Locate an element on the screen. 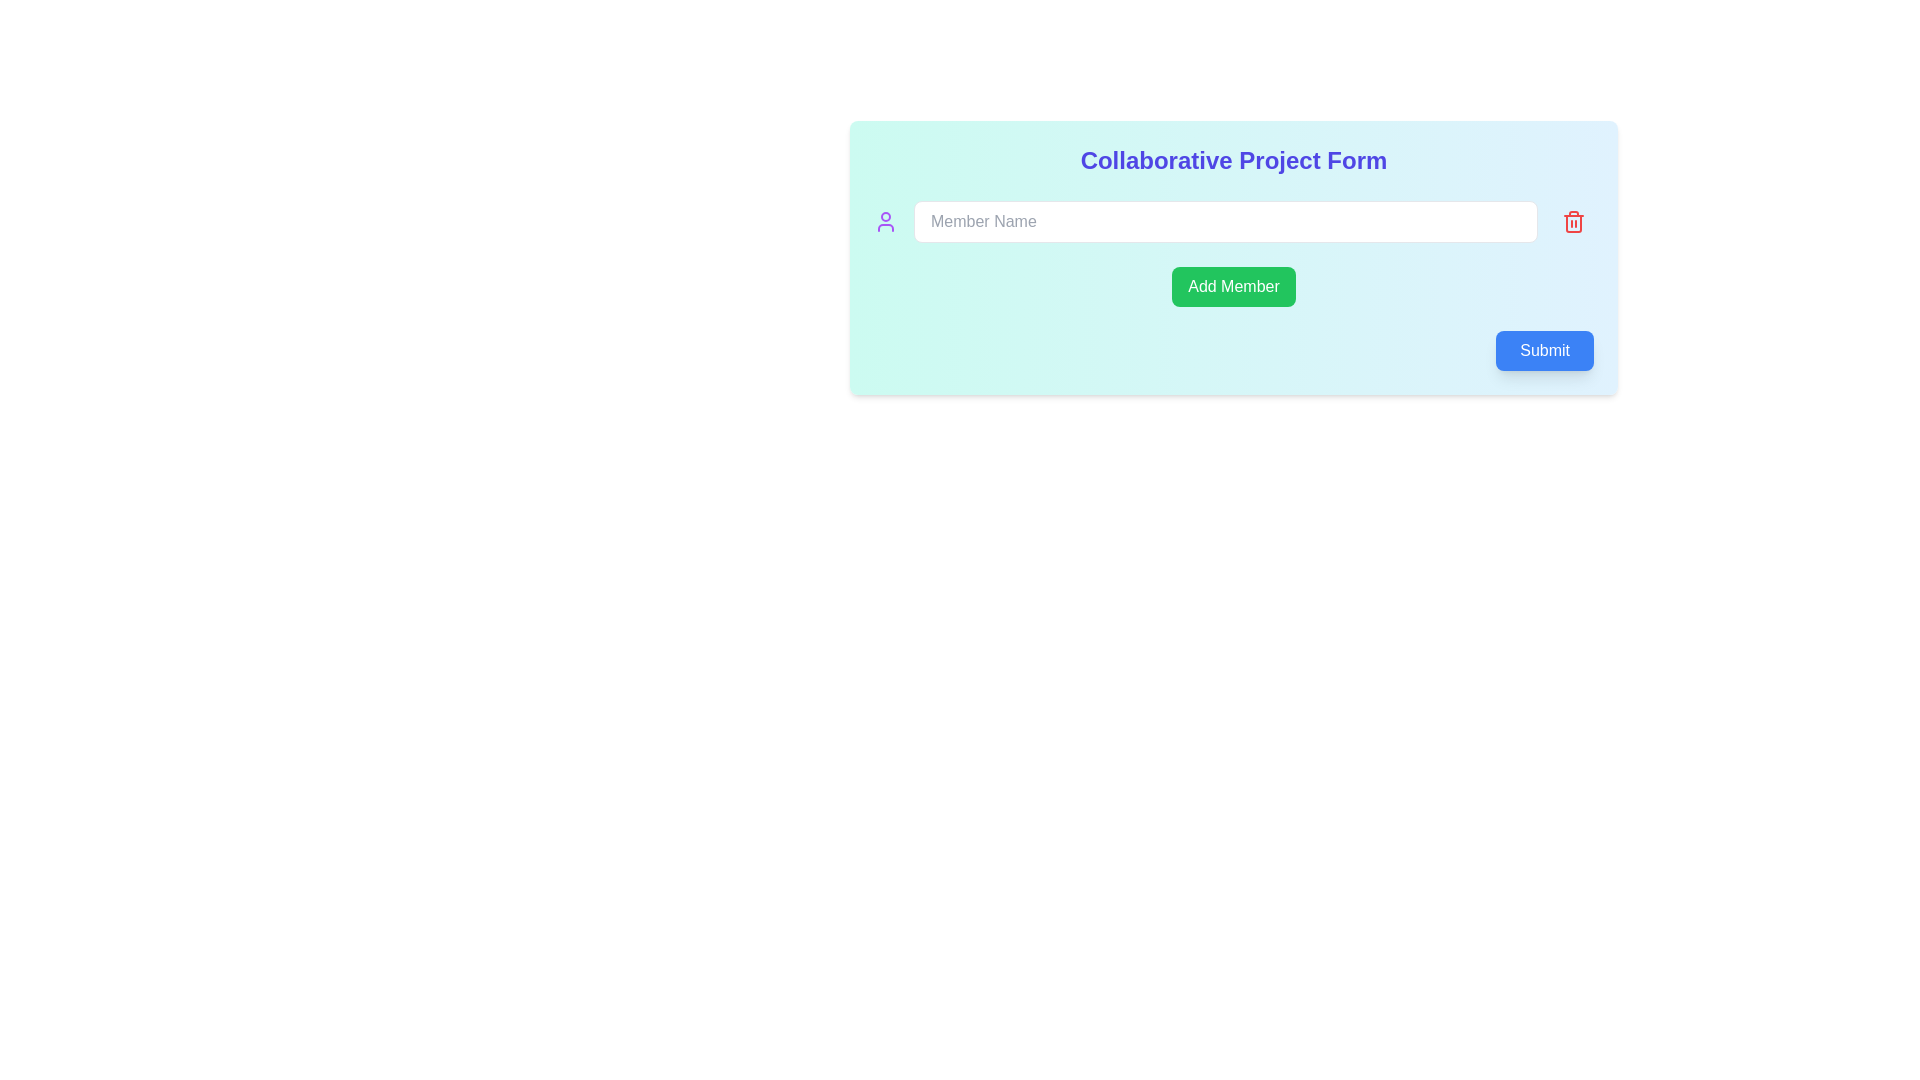 This screenshot has width=1920, height=1080. the trash can button with red color and hover effects for keyboard input interaction is located at coordinates (1573, 222).